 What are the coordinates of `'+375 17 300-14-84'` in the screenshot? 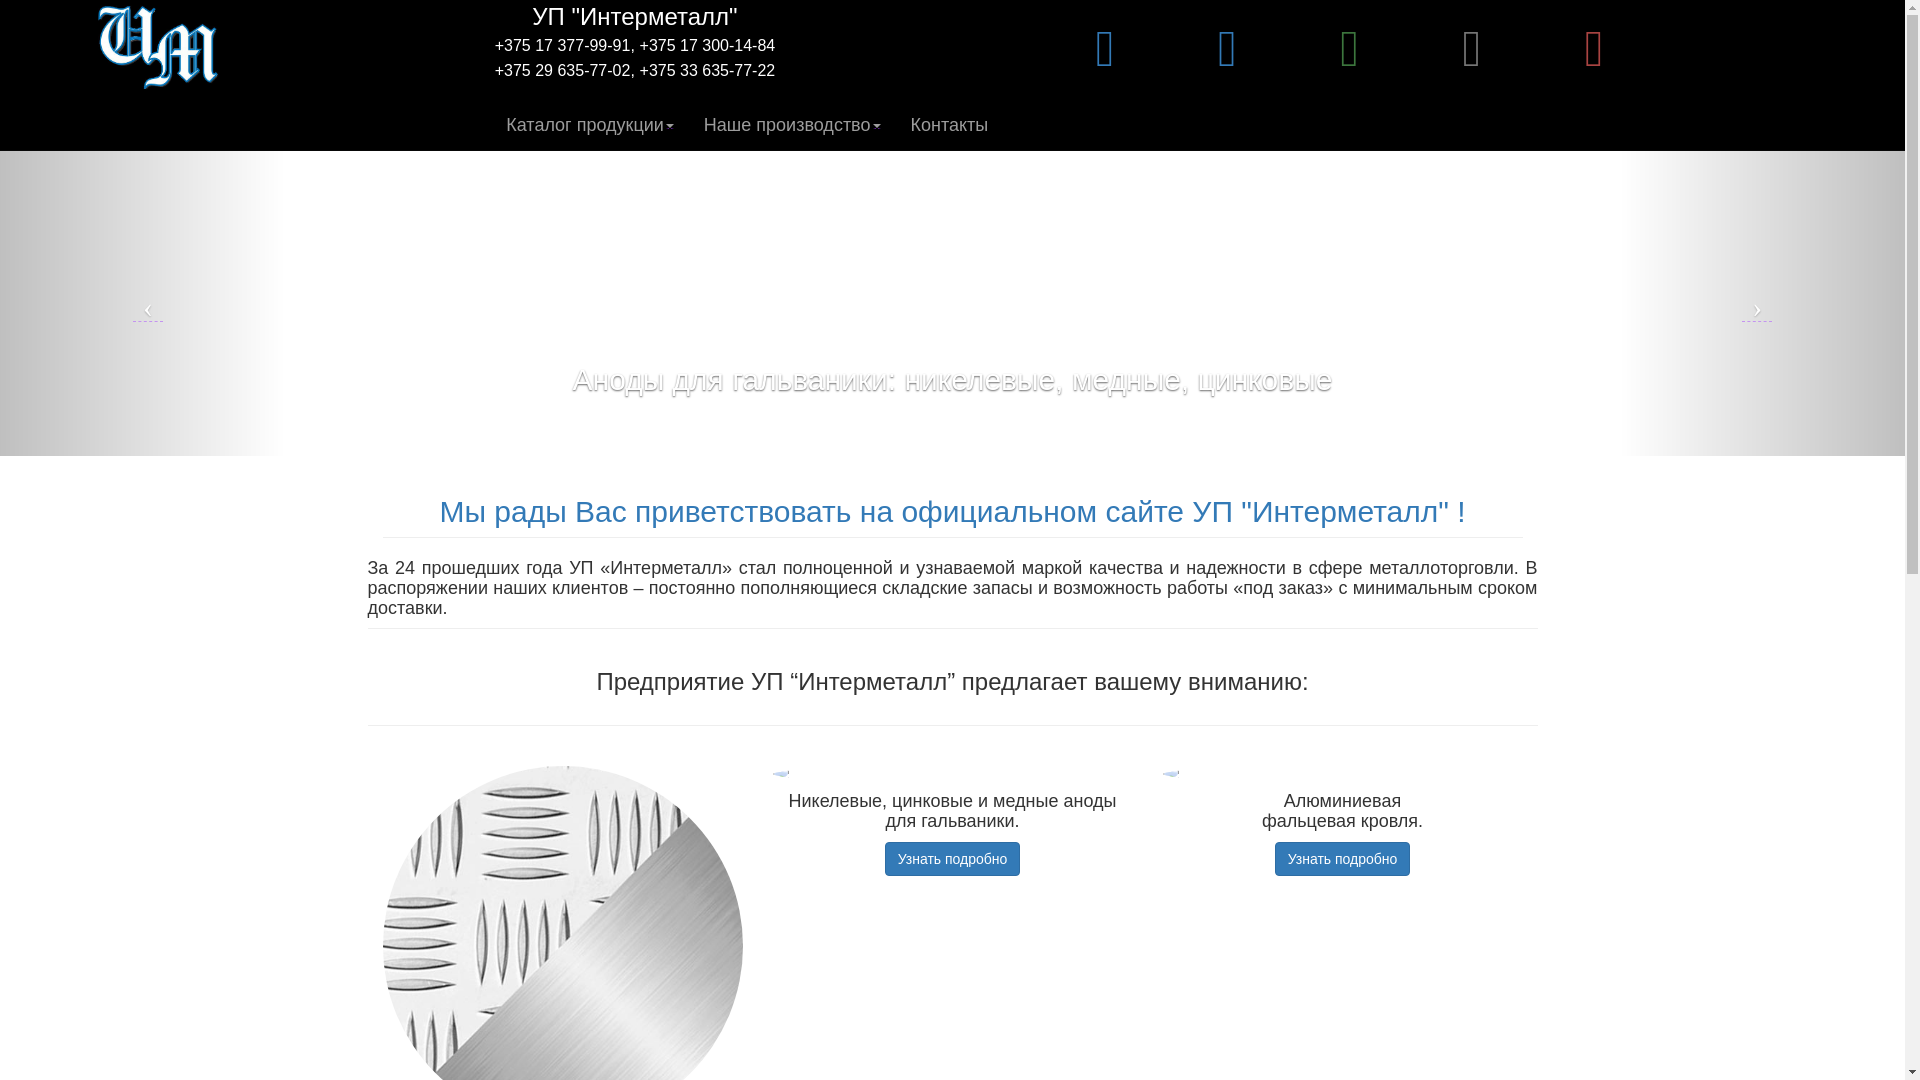 It's located at (638, 45).